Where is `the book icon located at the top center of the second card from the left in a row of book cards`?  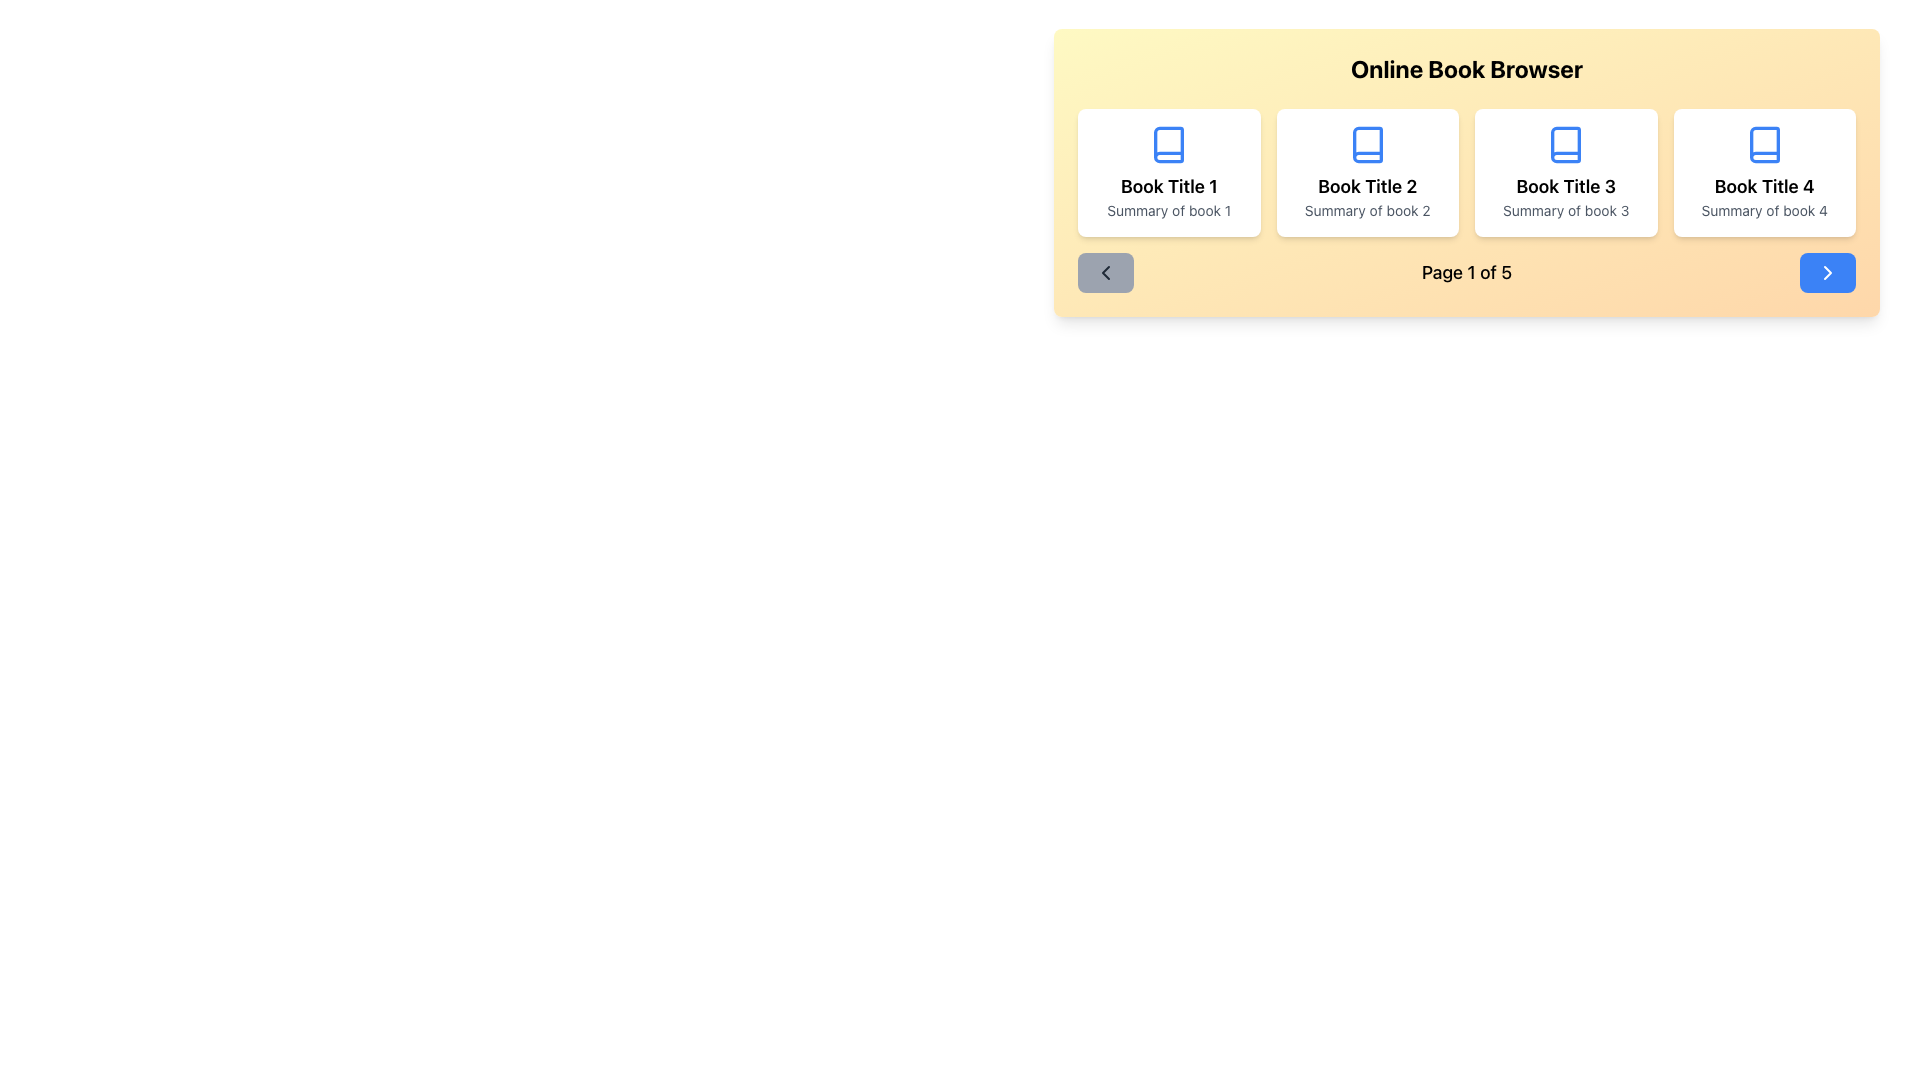
the book icon located at the top center of the second card from the left in a row of book cards is located at coordinates (1366, 144).